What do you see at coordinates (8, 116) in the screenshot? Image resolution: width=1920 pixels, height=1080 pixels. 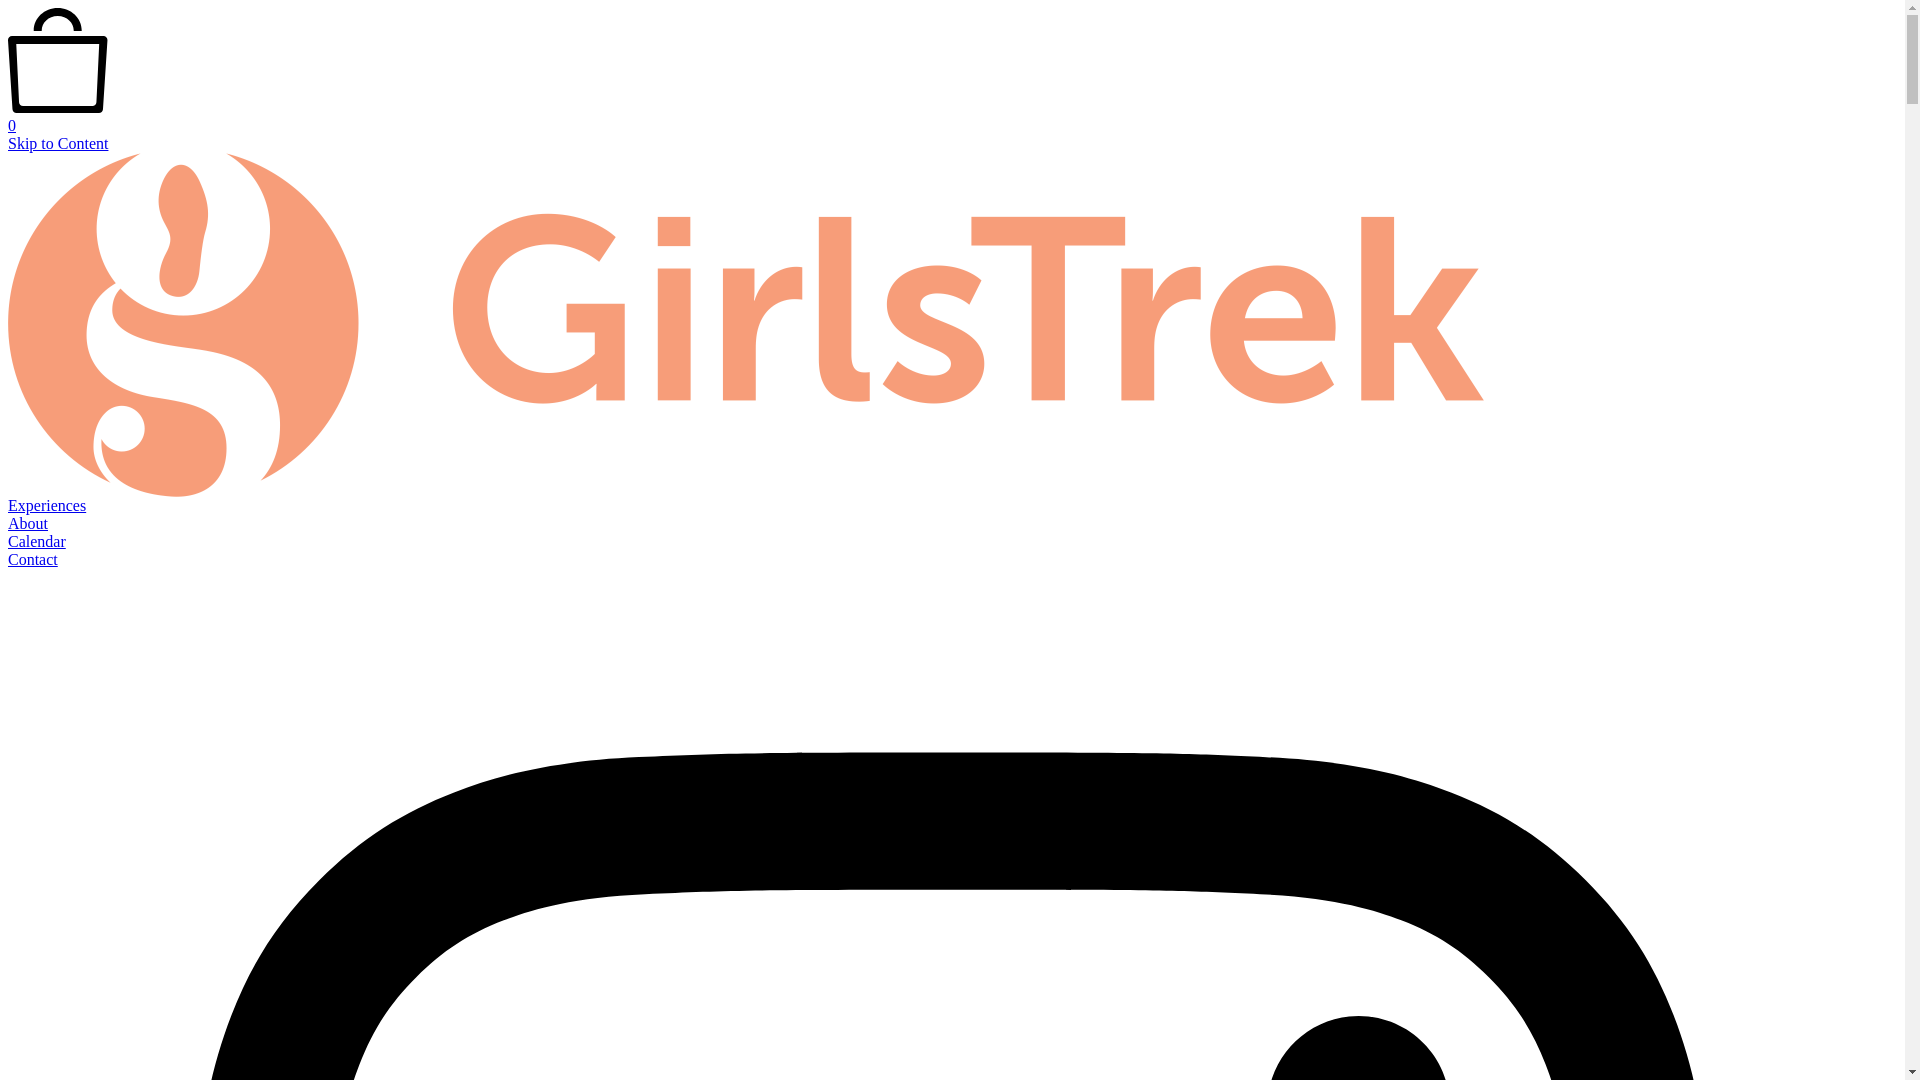 I see `'0'` at bounding box center [8, 116].